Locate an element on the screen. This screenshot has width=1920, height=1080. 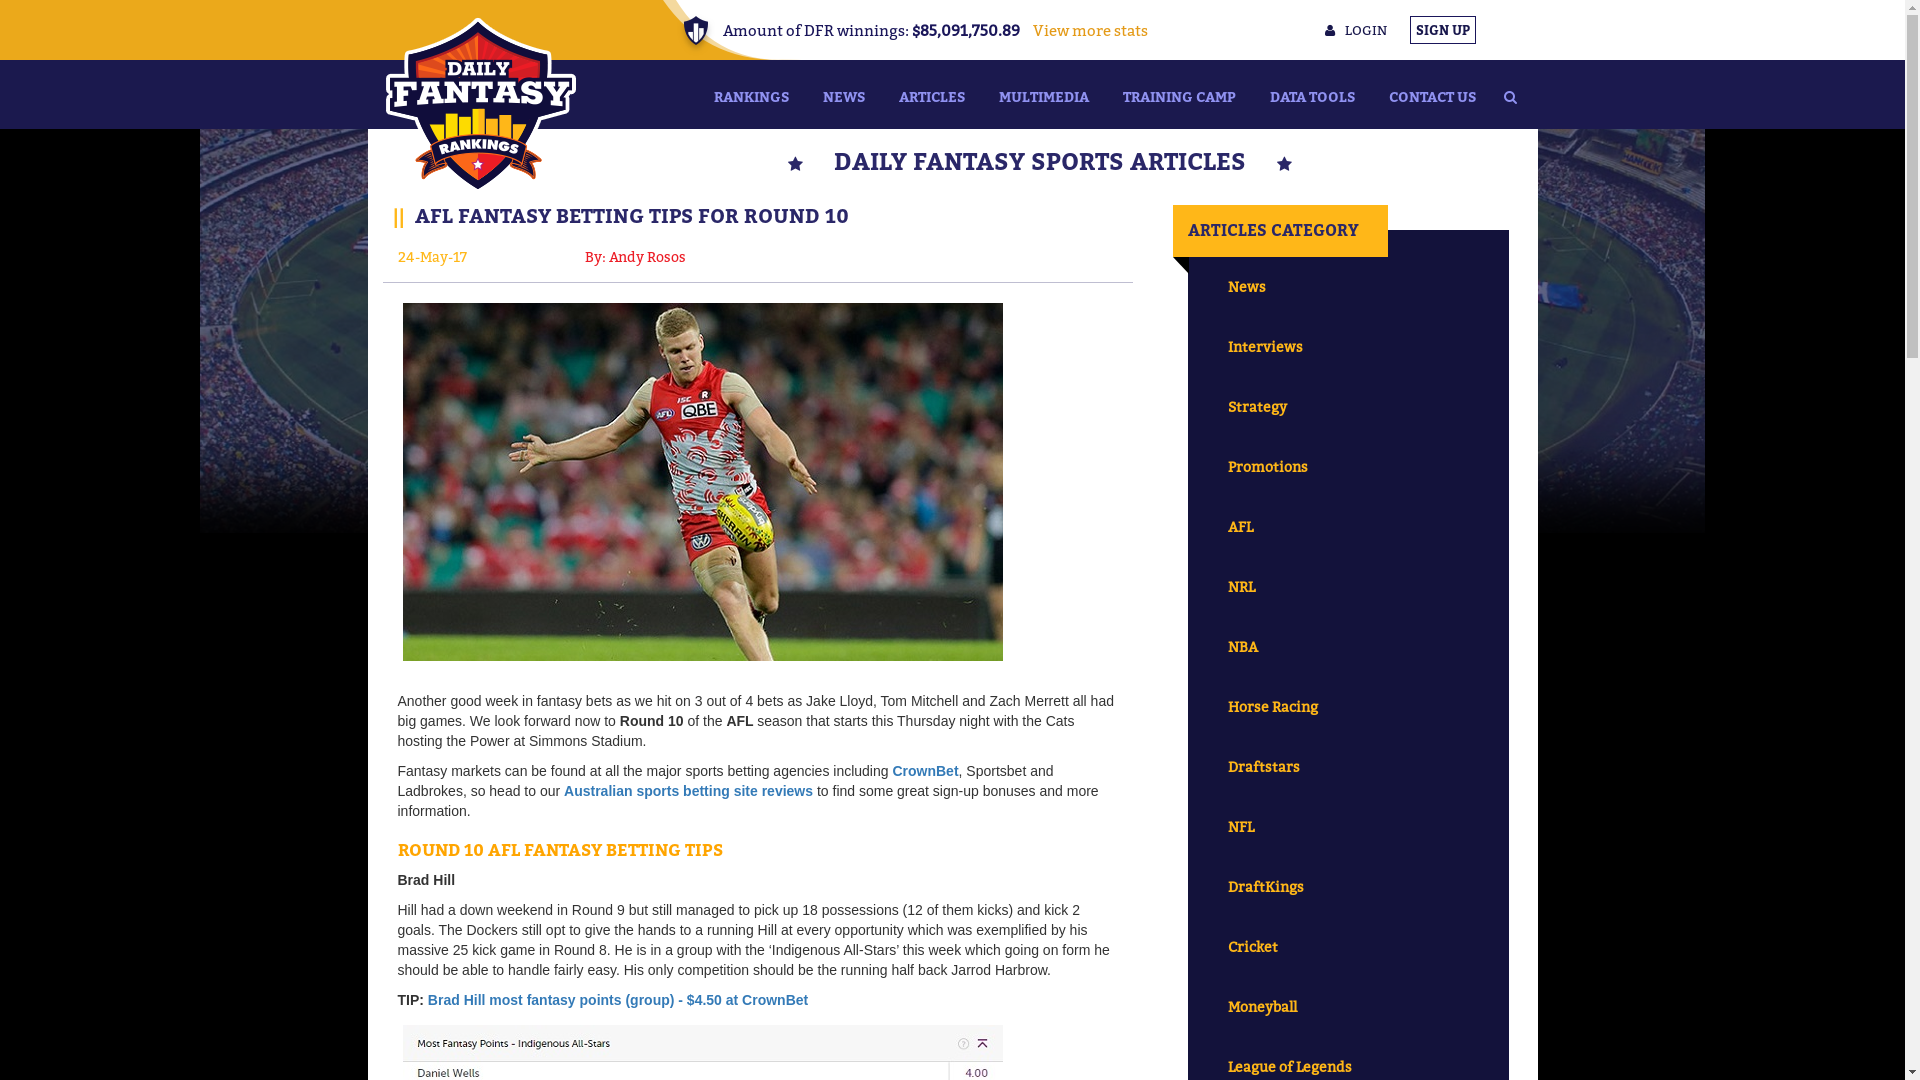
'Cricket' is located at coordinates (1348, 946).